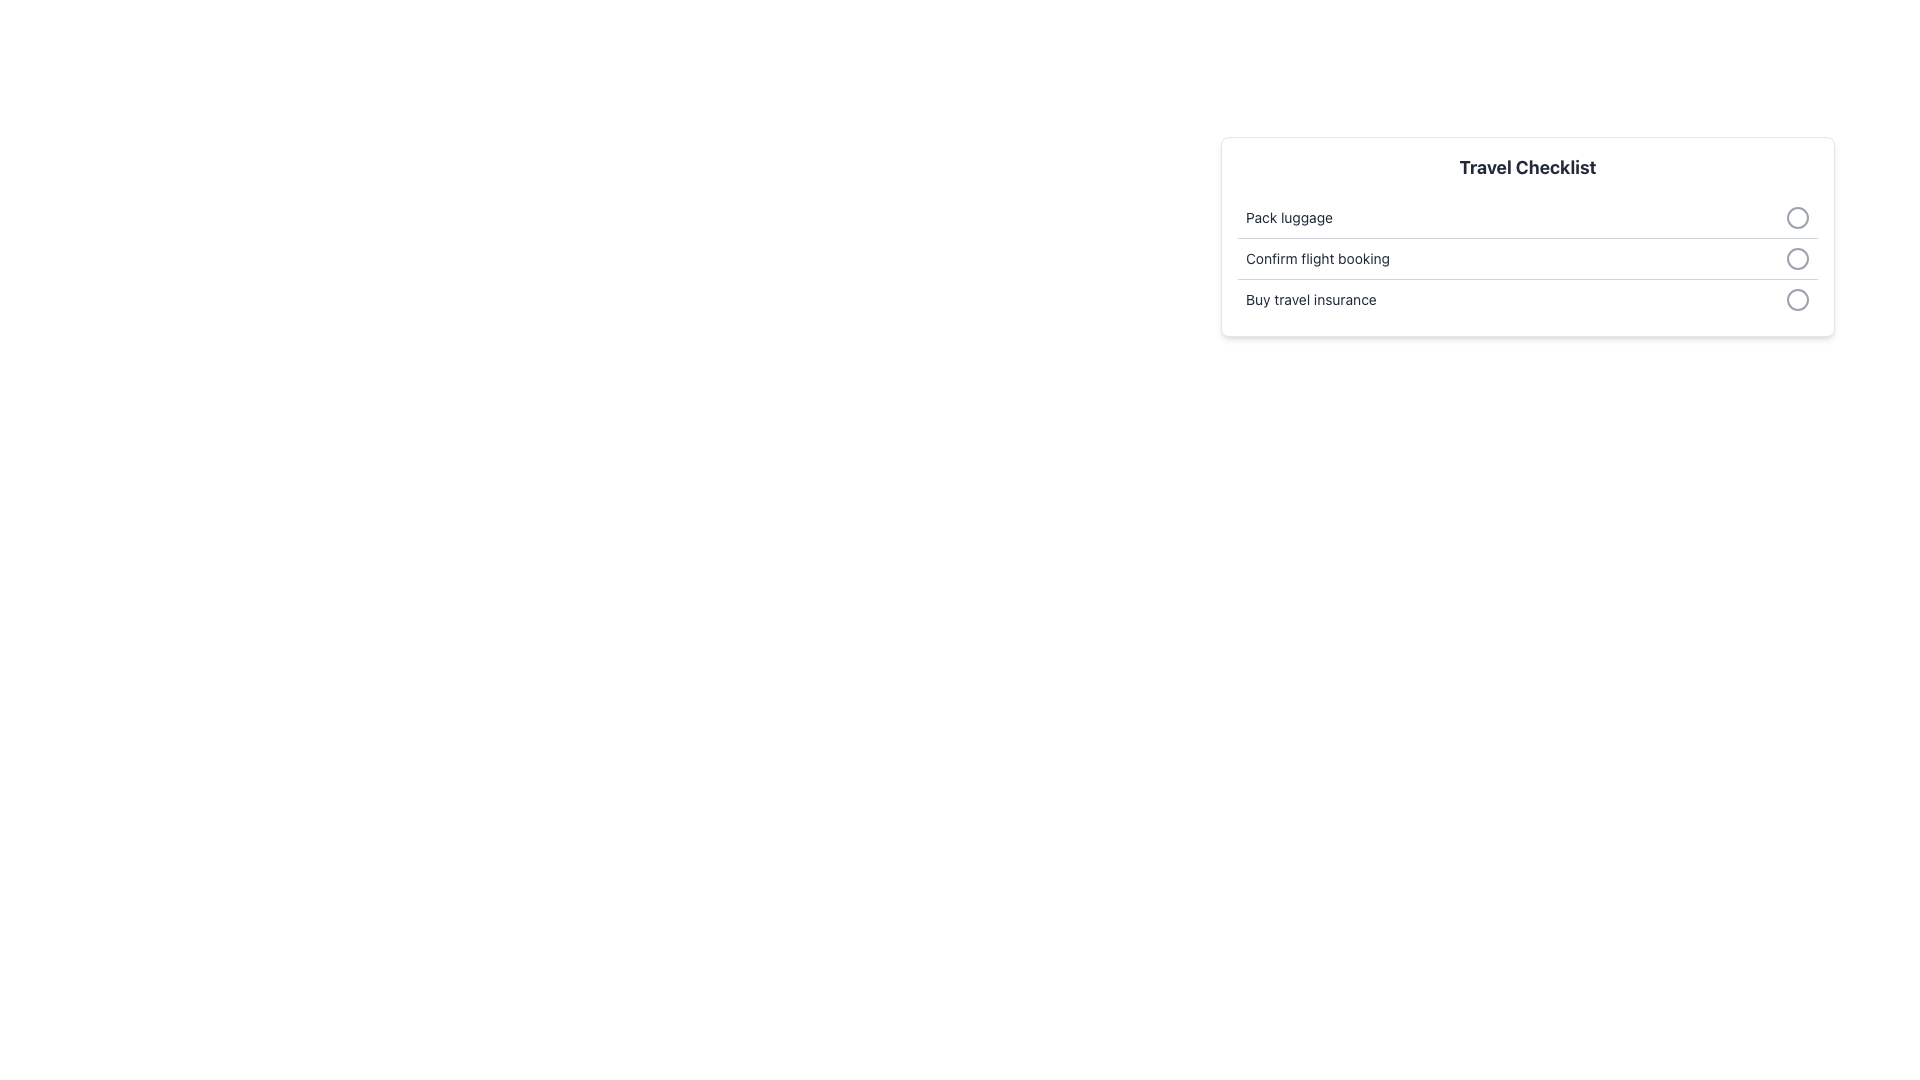 Image resolution: width=1920 pixels, height=1080 pixels. I want to click on the circular graphic indicator that is part of the checklist item labeled 'Buy travel insurance', so click(1798, 300).